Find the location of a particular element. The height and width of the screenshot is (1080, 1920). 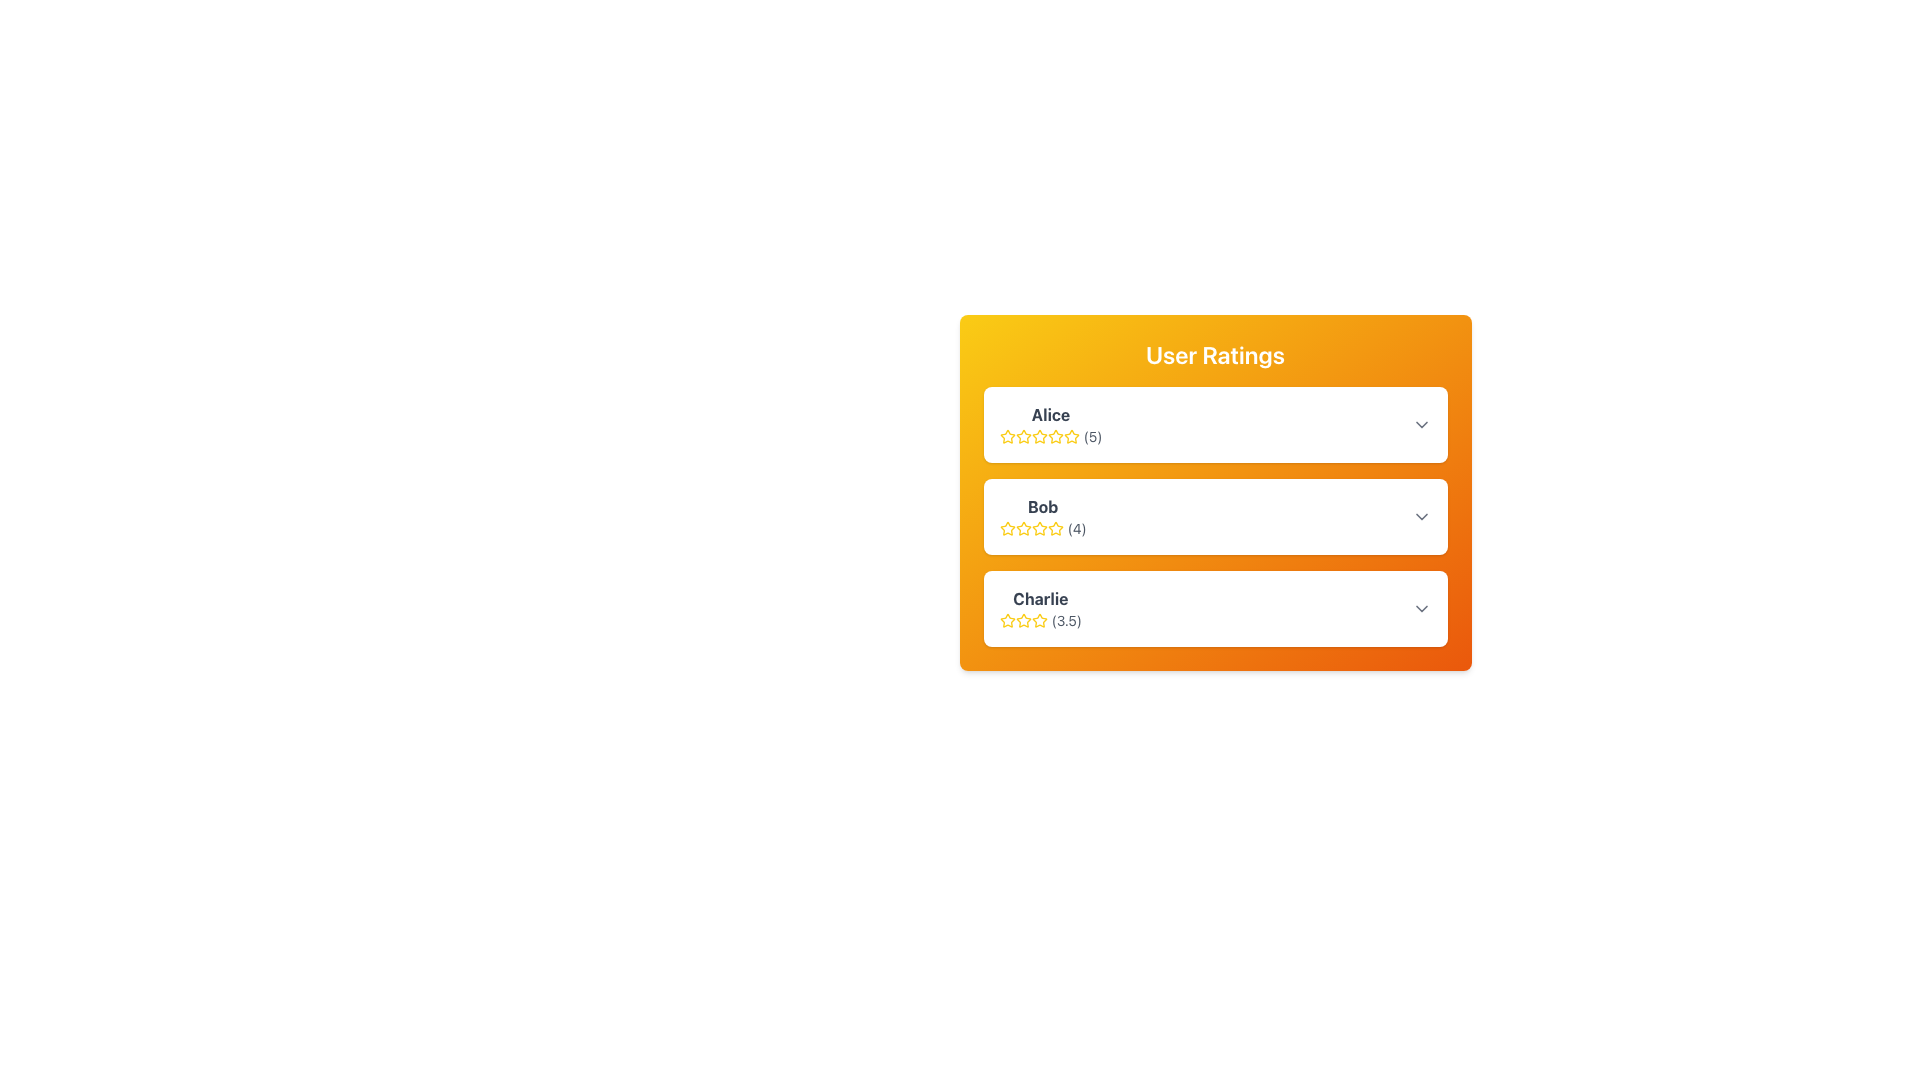

the appearance of the third star icon in the User Ratings section, which is styled with a yellow outline and empty interior, located next to the text 'Alice' and before the rating count '(5)' is located at coordinates (1023, 435).